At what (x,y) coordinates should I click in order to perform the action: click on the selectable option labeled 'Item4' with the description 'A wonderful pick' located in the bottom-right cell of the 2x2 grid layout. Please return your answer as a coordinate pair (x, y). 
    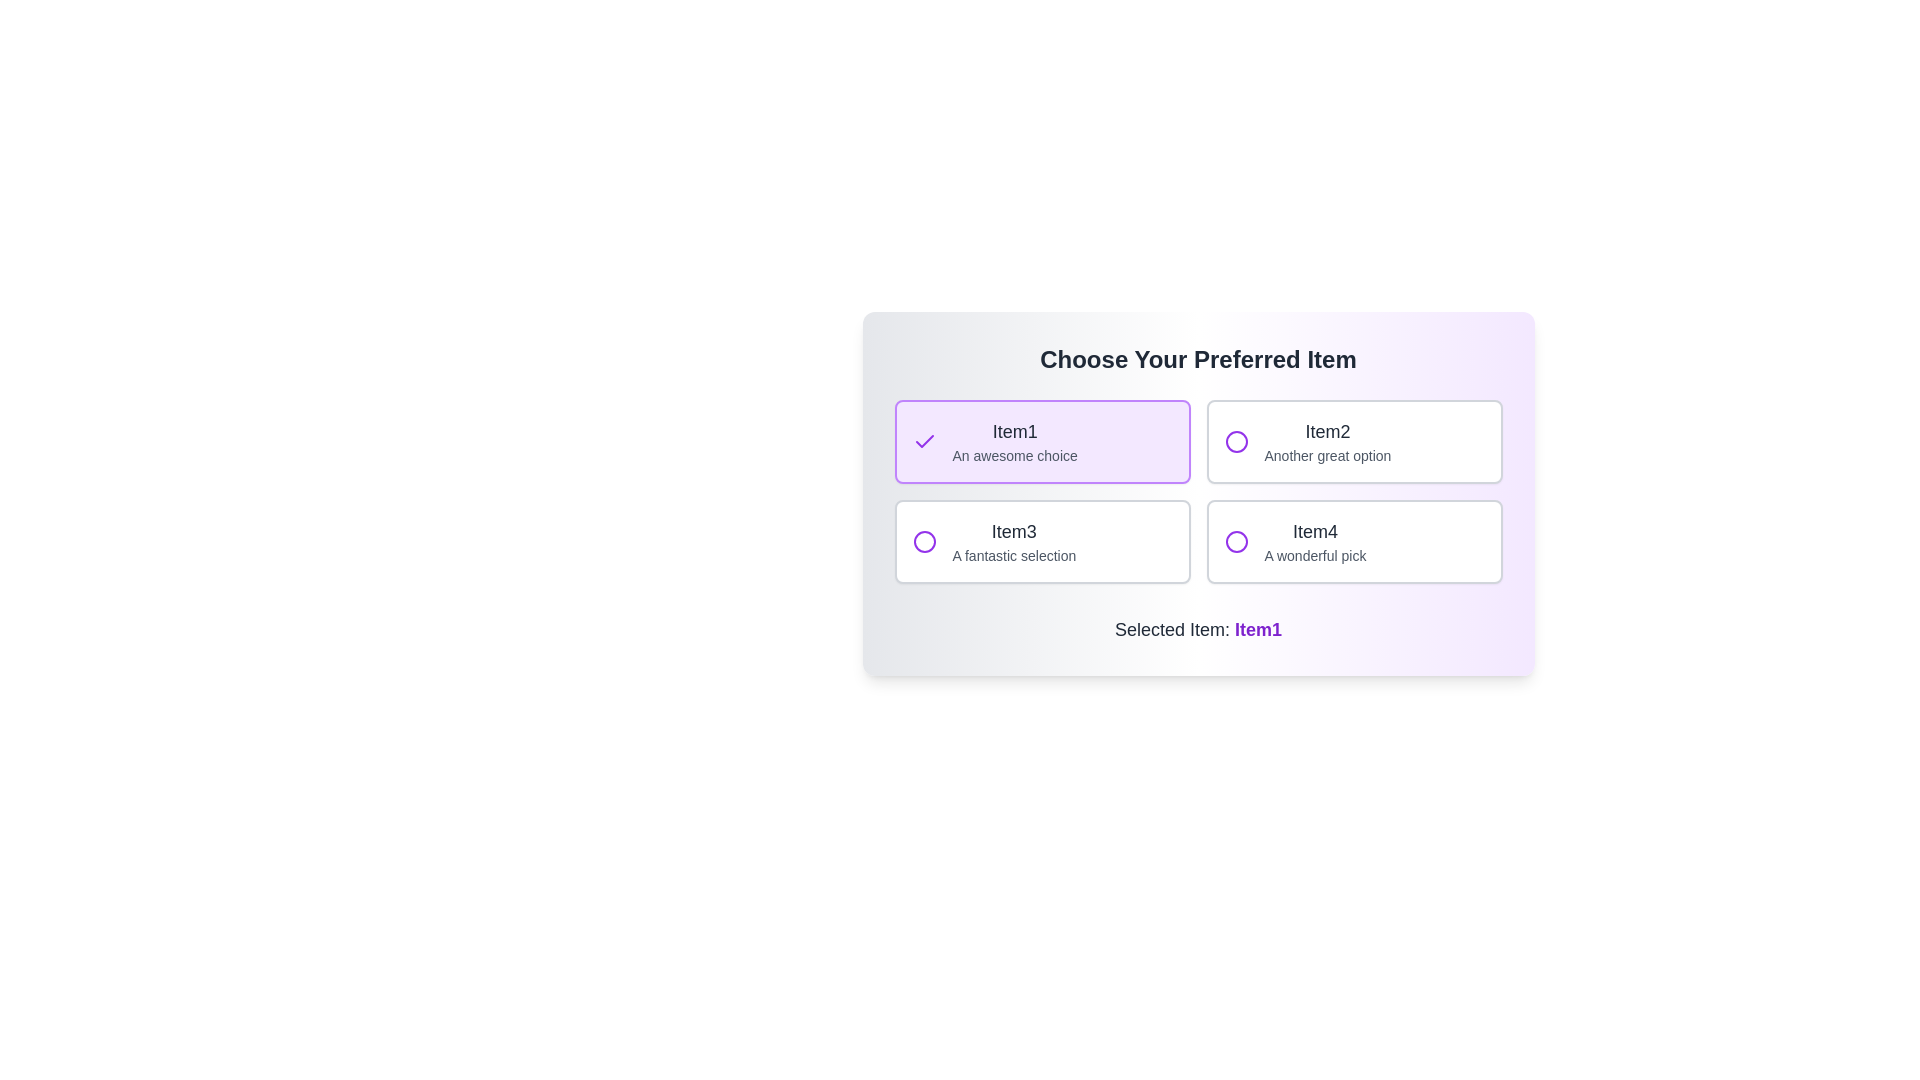
    Looking at the image, I should click on (1315, 542).